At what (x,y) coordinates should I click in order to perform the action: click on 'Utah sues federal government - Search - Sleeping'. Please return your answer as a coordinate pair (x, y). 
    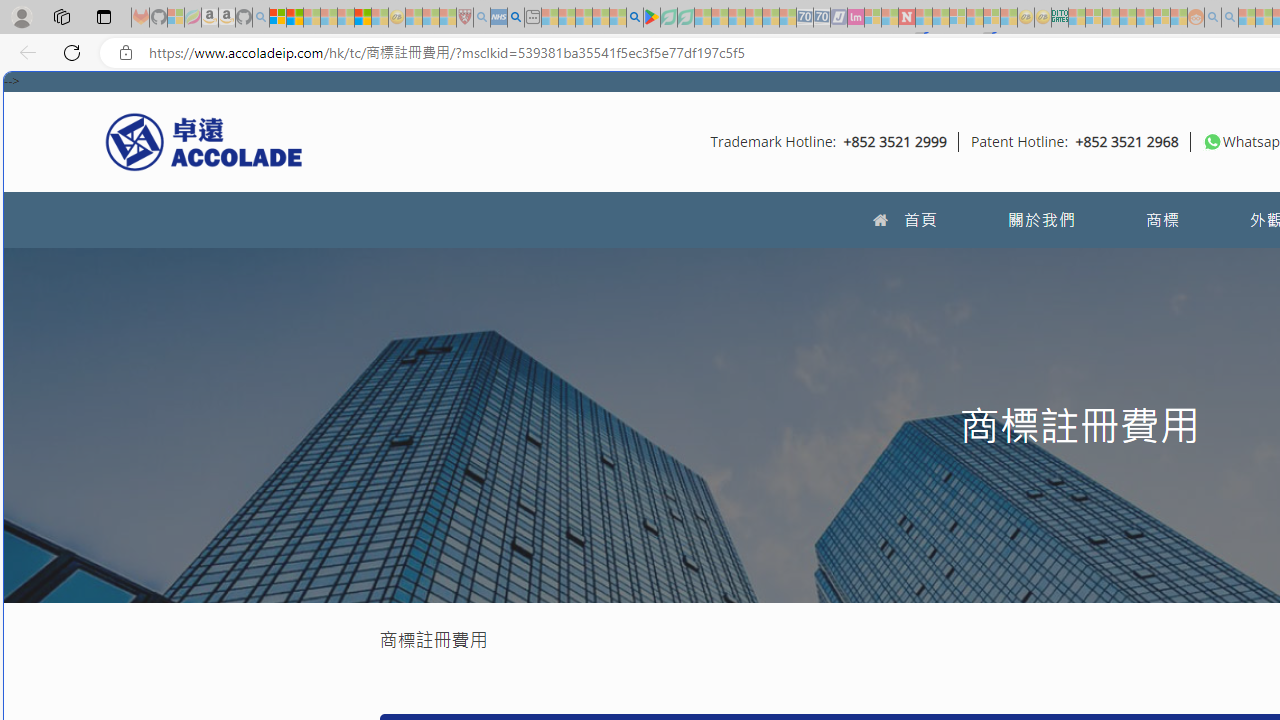
    Looking at the image, I should click on (1229, 17).